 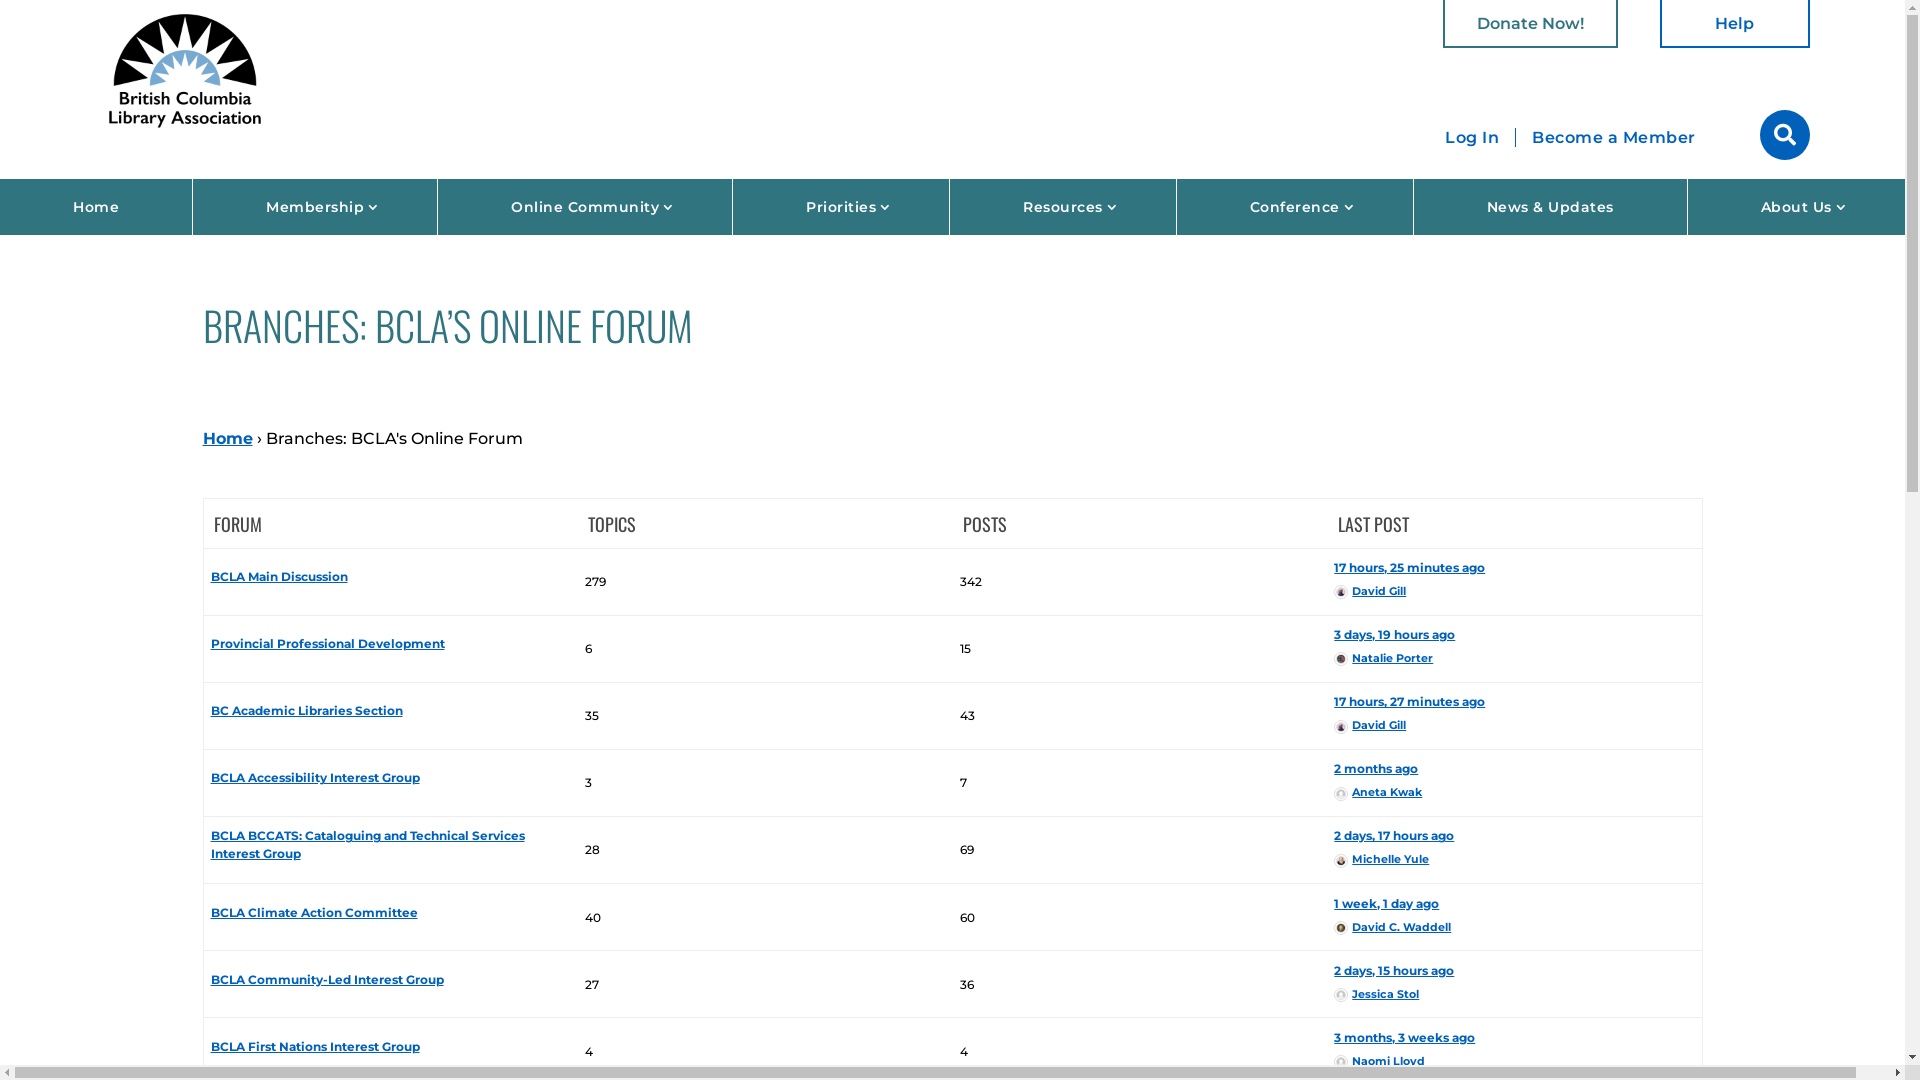 I want to click on 'Membership', so click(x=314, y=207).